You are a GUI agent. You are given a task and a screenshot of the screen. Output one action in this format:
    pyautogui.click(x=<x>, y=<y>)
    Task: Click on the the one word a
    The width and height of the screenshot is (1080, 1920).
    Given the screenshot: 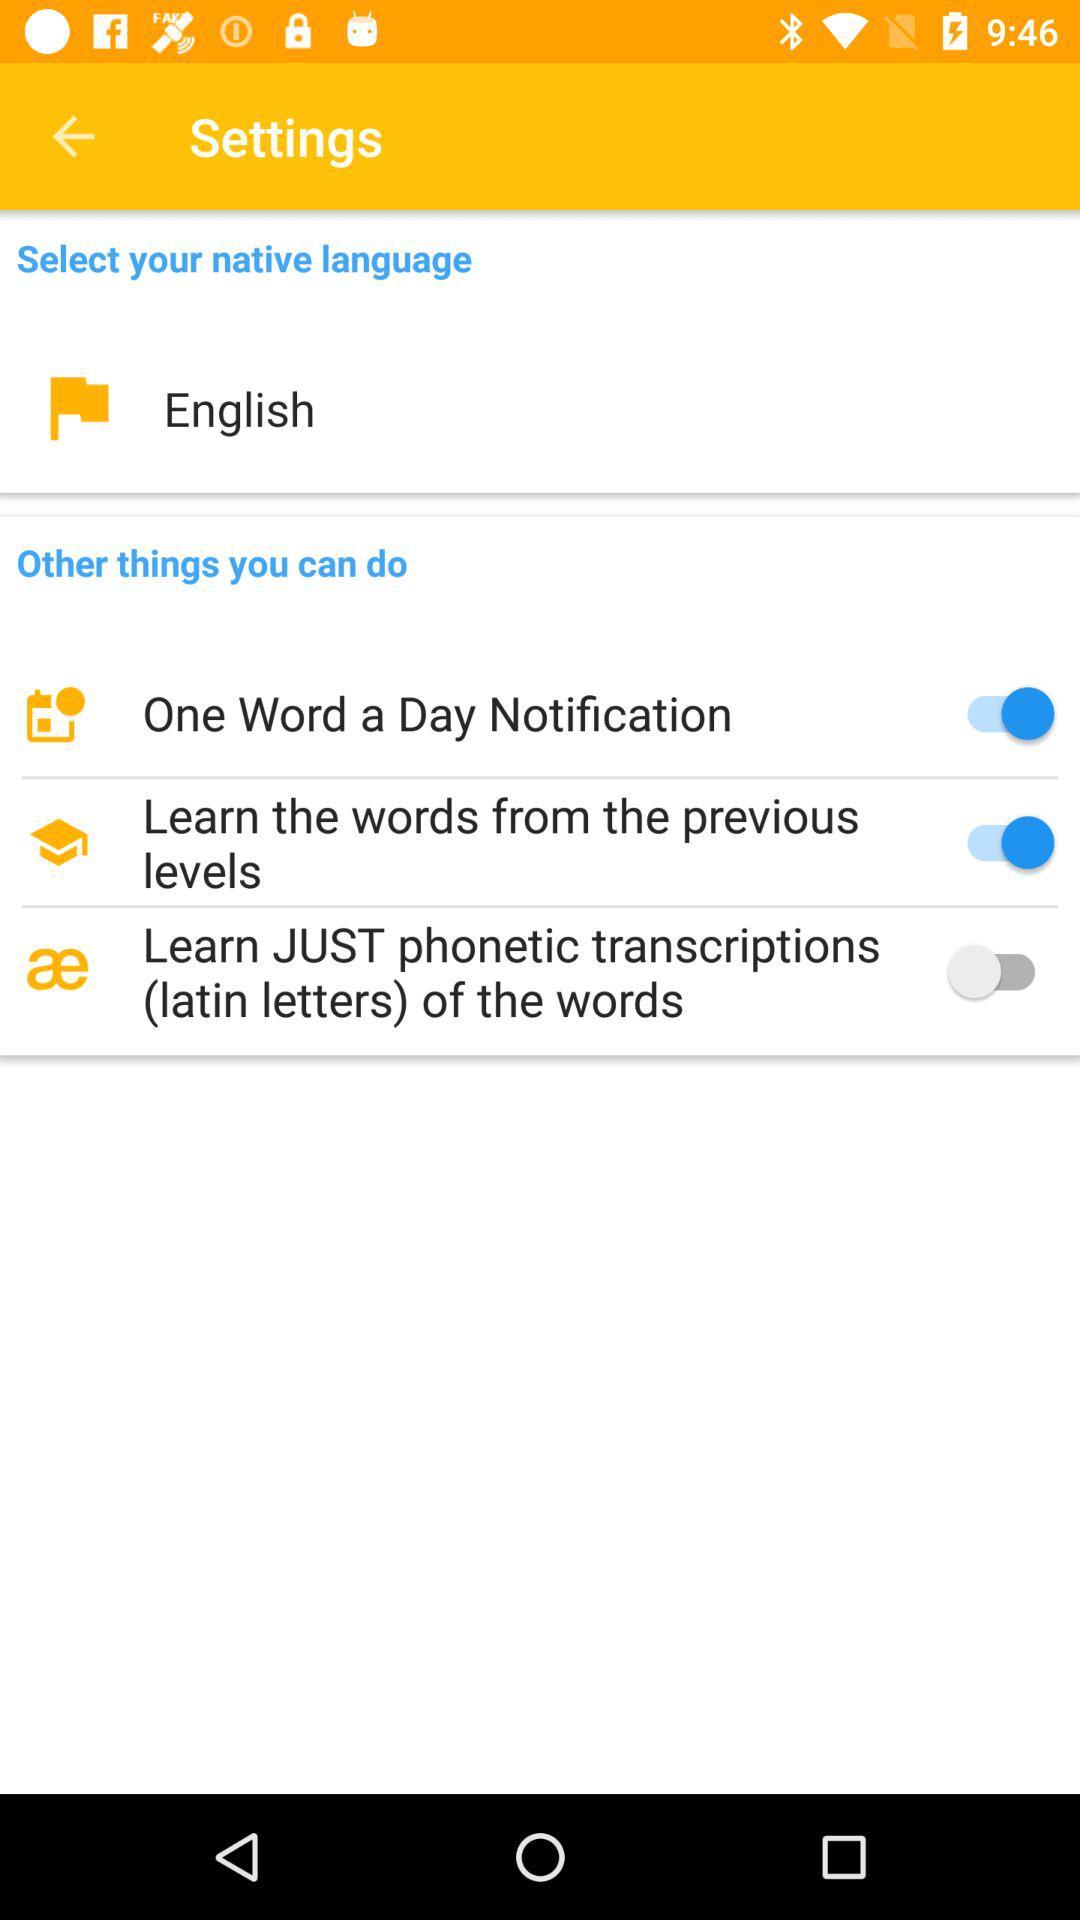 What is the action you would take?
    pyautogui.click(x=540, y=713)
    